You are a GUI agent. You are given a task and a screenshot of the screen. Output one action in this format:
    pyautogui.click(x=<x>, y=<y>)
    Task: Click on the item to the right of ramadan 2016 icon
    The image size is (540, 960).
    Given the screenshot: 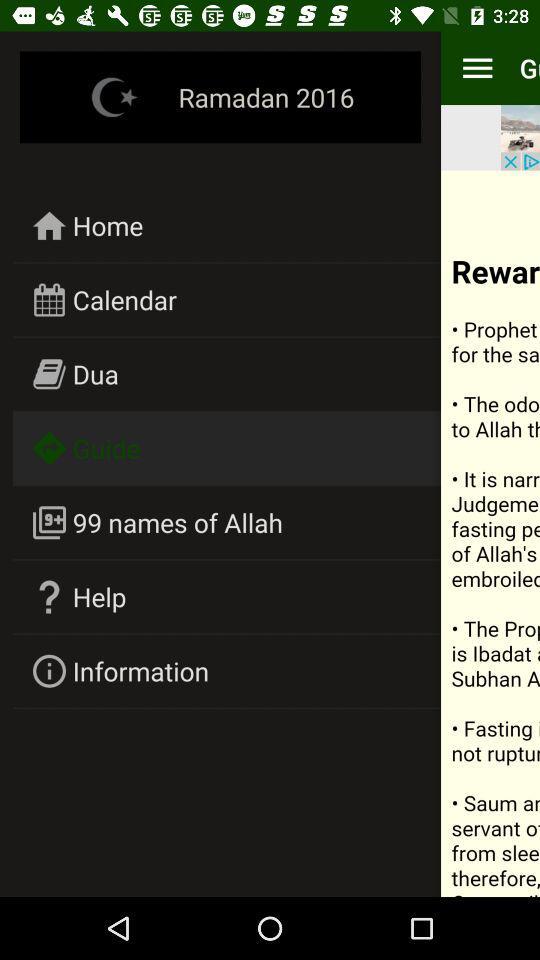 What is the action you would take?
    pyautogui.click(x=476, y=68)
    